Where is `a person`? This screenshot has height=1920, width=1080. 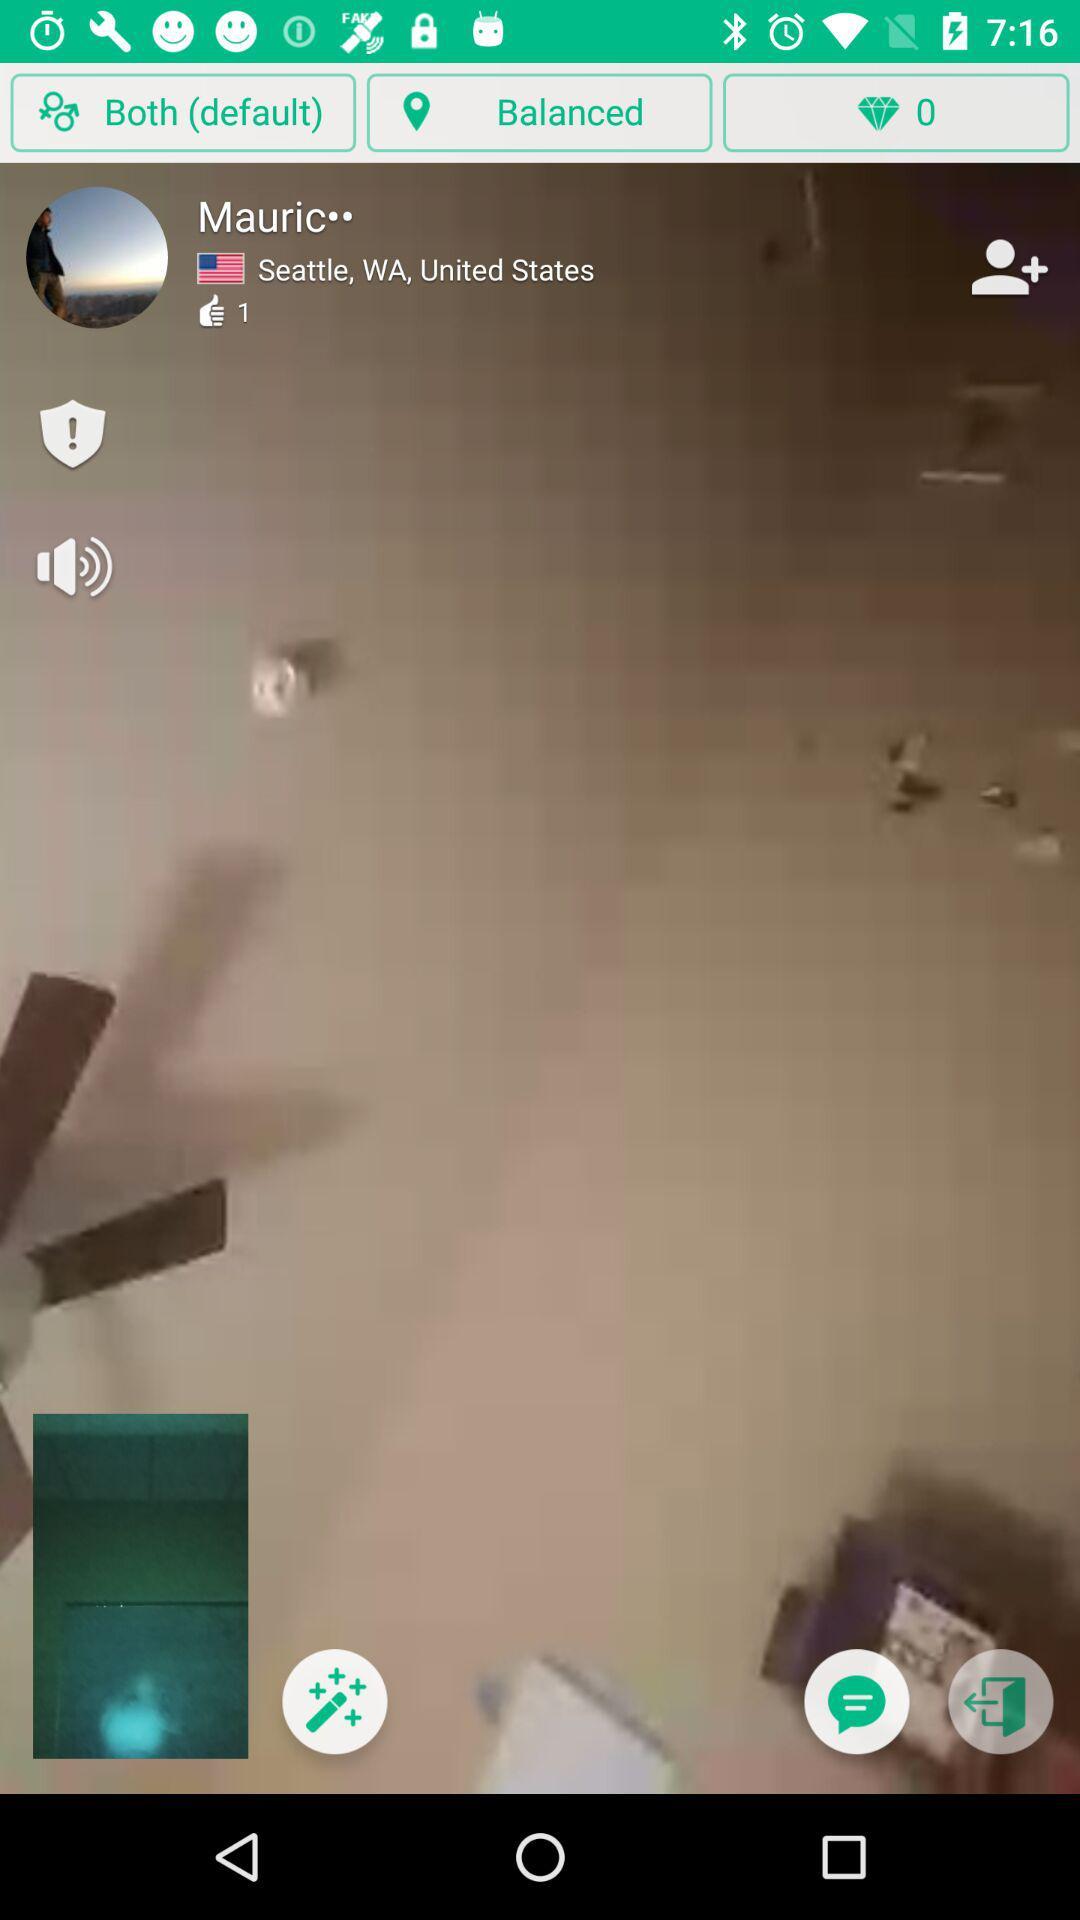
a person is located at coordinates (1007, 266).